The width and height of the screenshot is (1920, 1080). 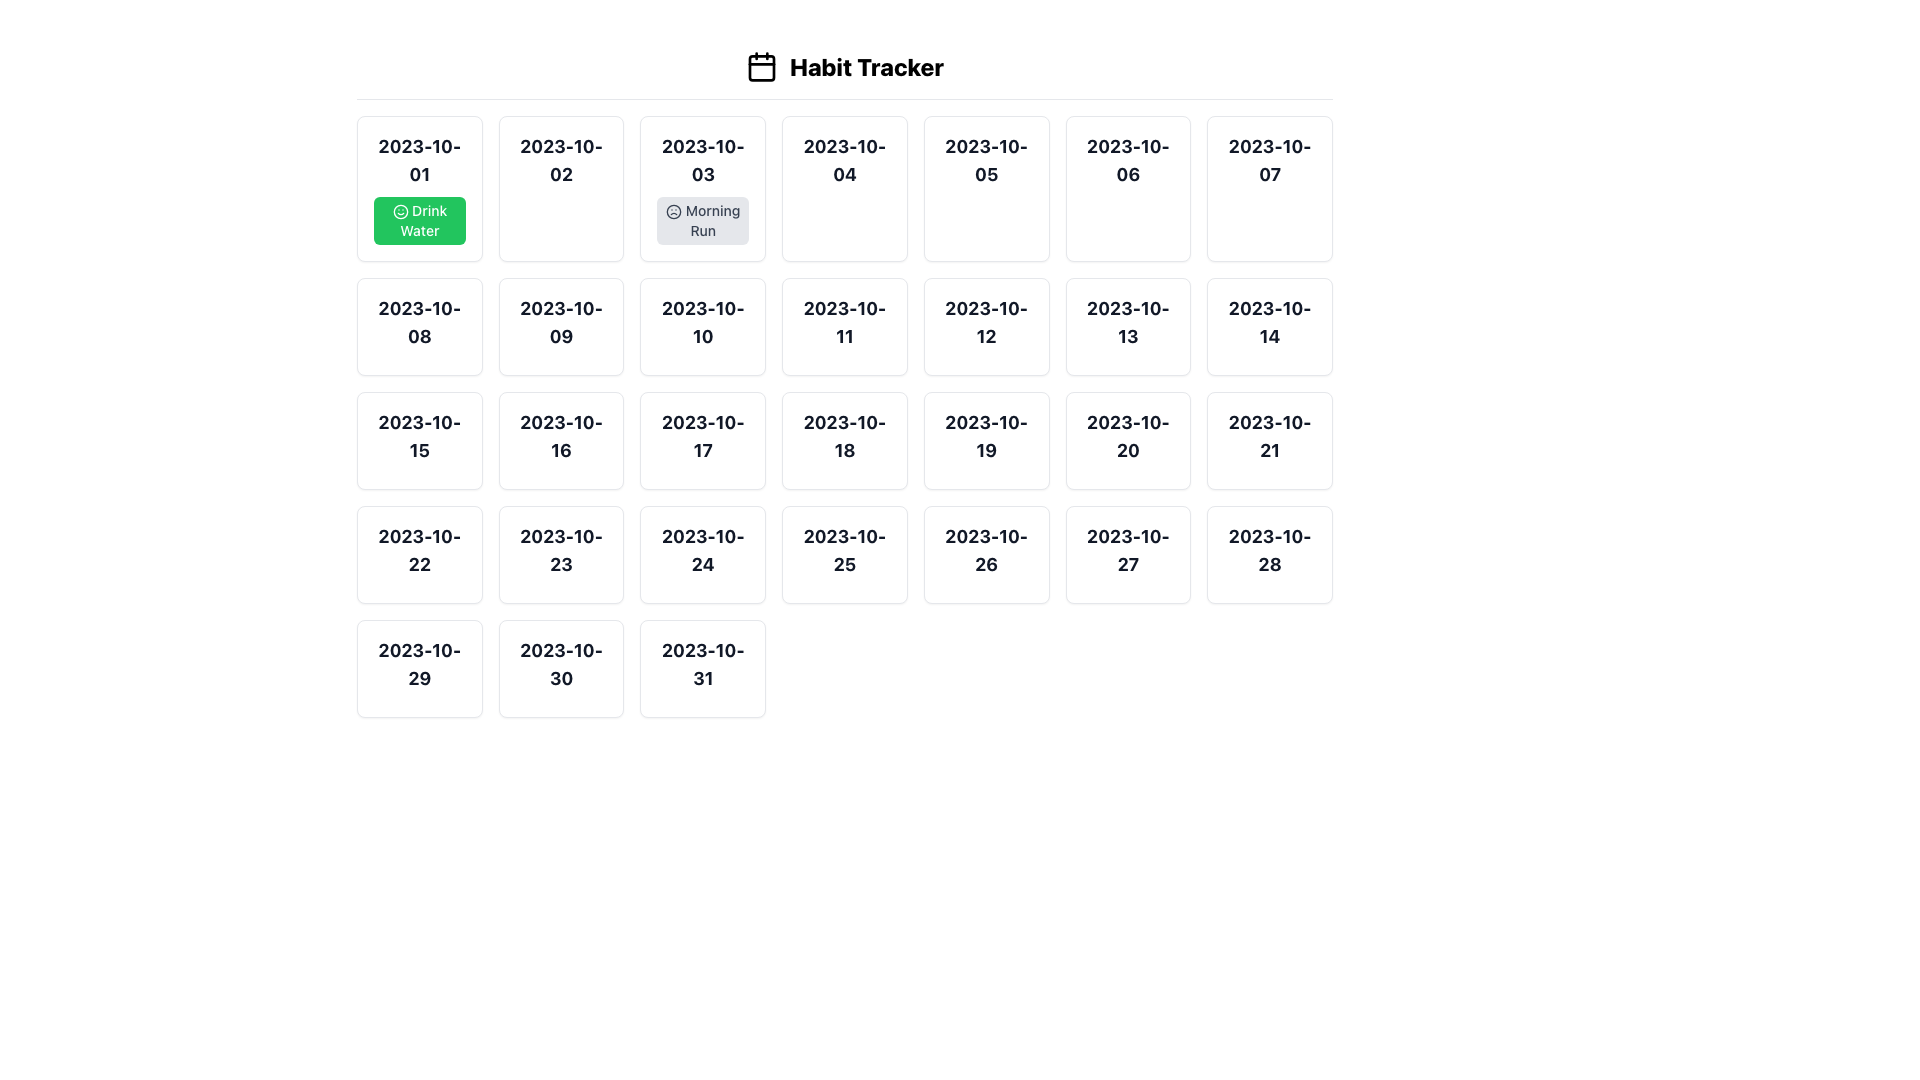 I want to click on the date indicator text label displaying '2023-10-21' within the calendar interface, so click(x=1269, y=435).